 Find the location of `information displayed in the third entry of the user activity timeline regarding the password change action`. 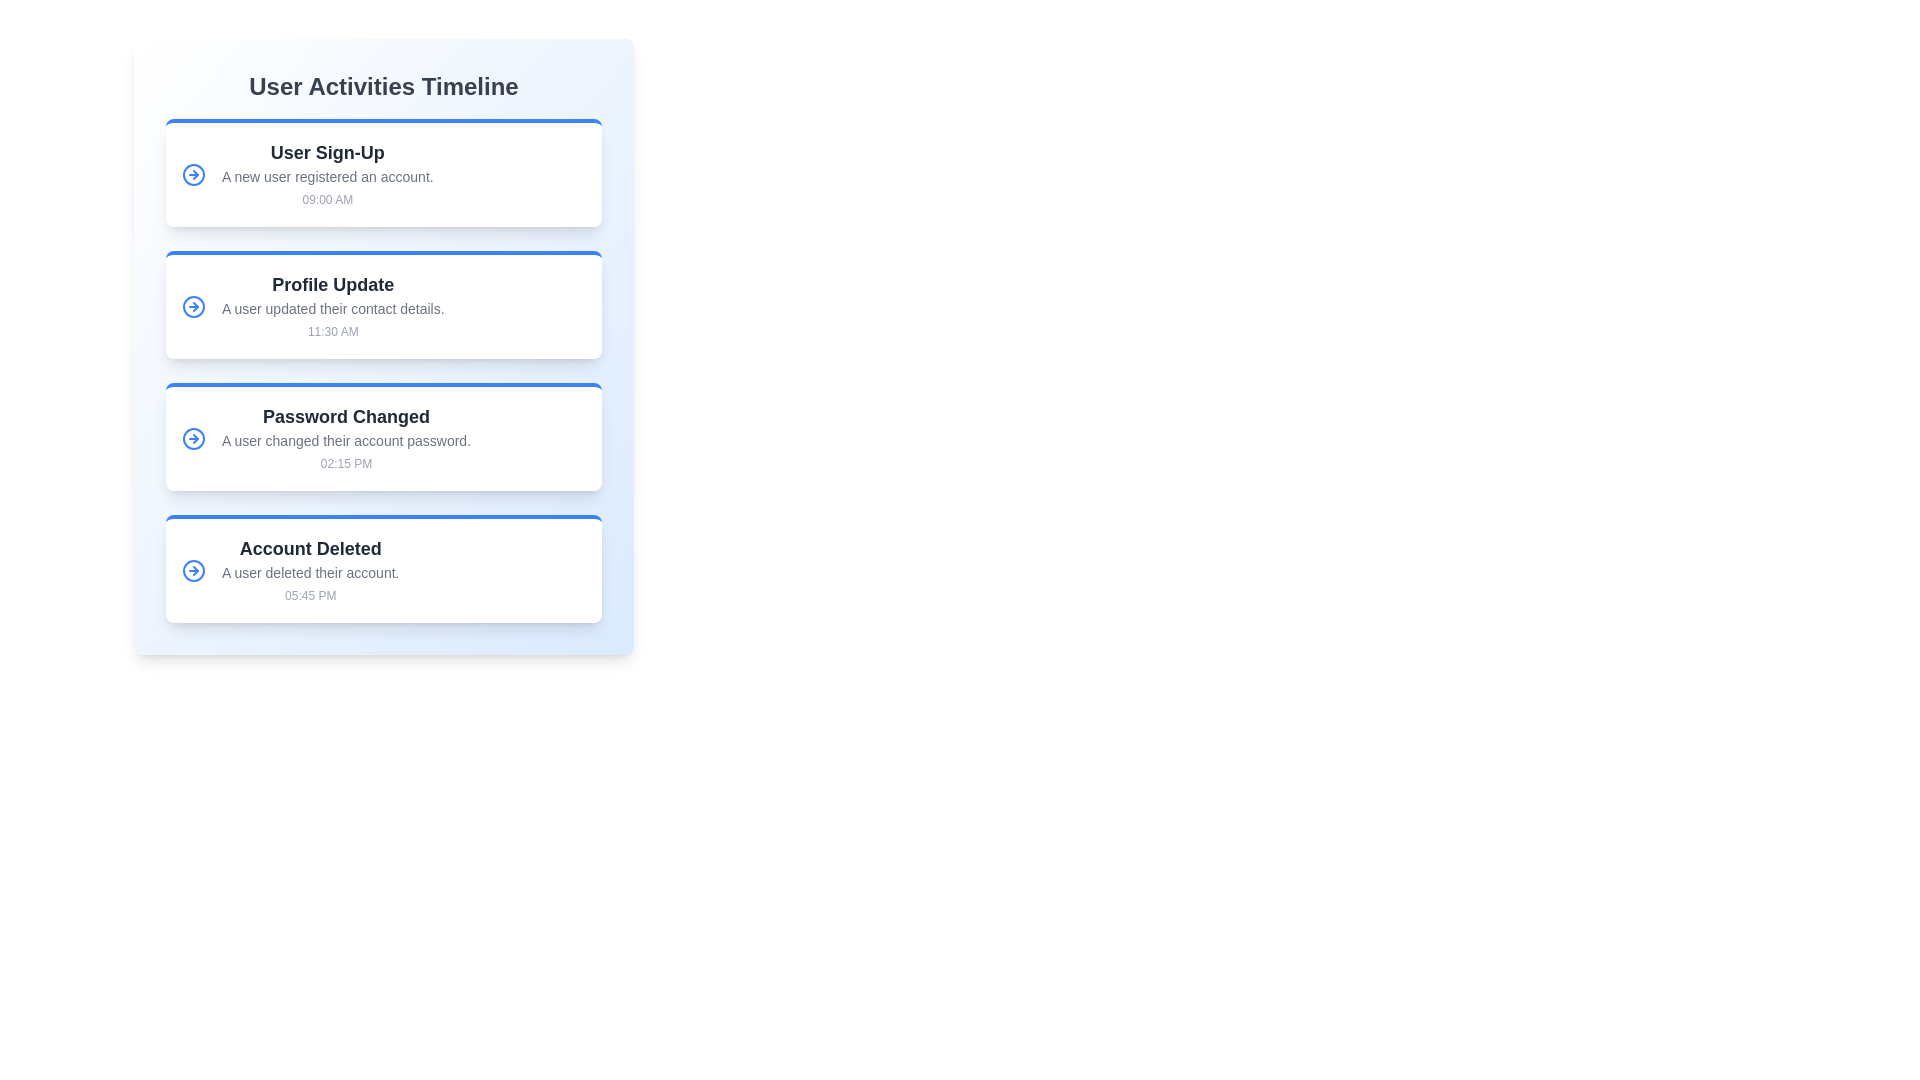

information displayed in the third entry of the user activity timeline regarding the password change action is located at coordinates (346, 438).